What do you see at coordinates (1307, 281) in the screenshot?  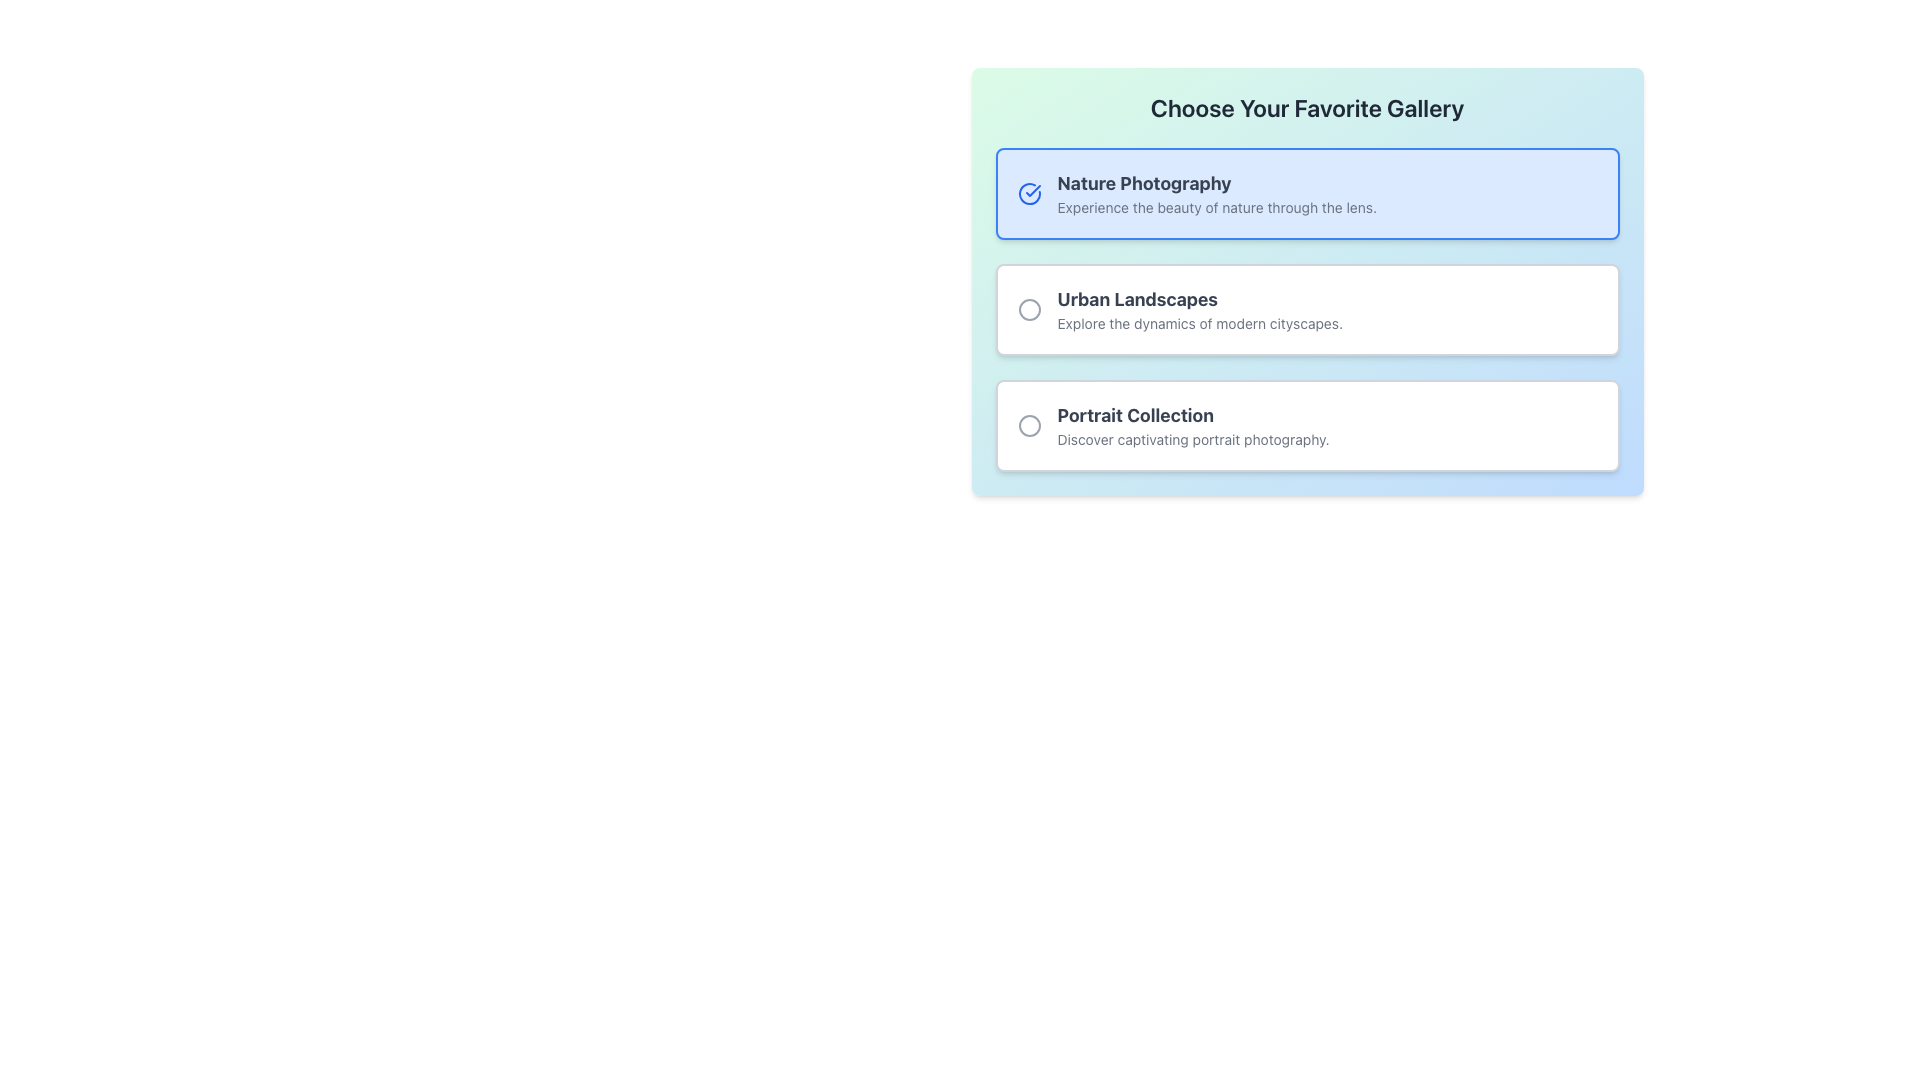 I see `the 'Urban Landscapes' button which has a white background and gray border, located between 'Nature Photography' and 'Portrait Collection'` at bounding box center [1307, 281].